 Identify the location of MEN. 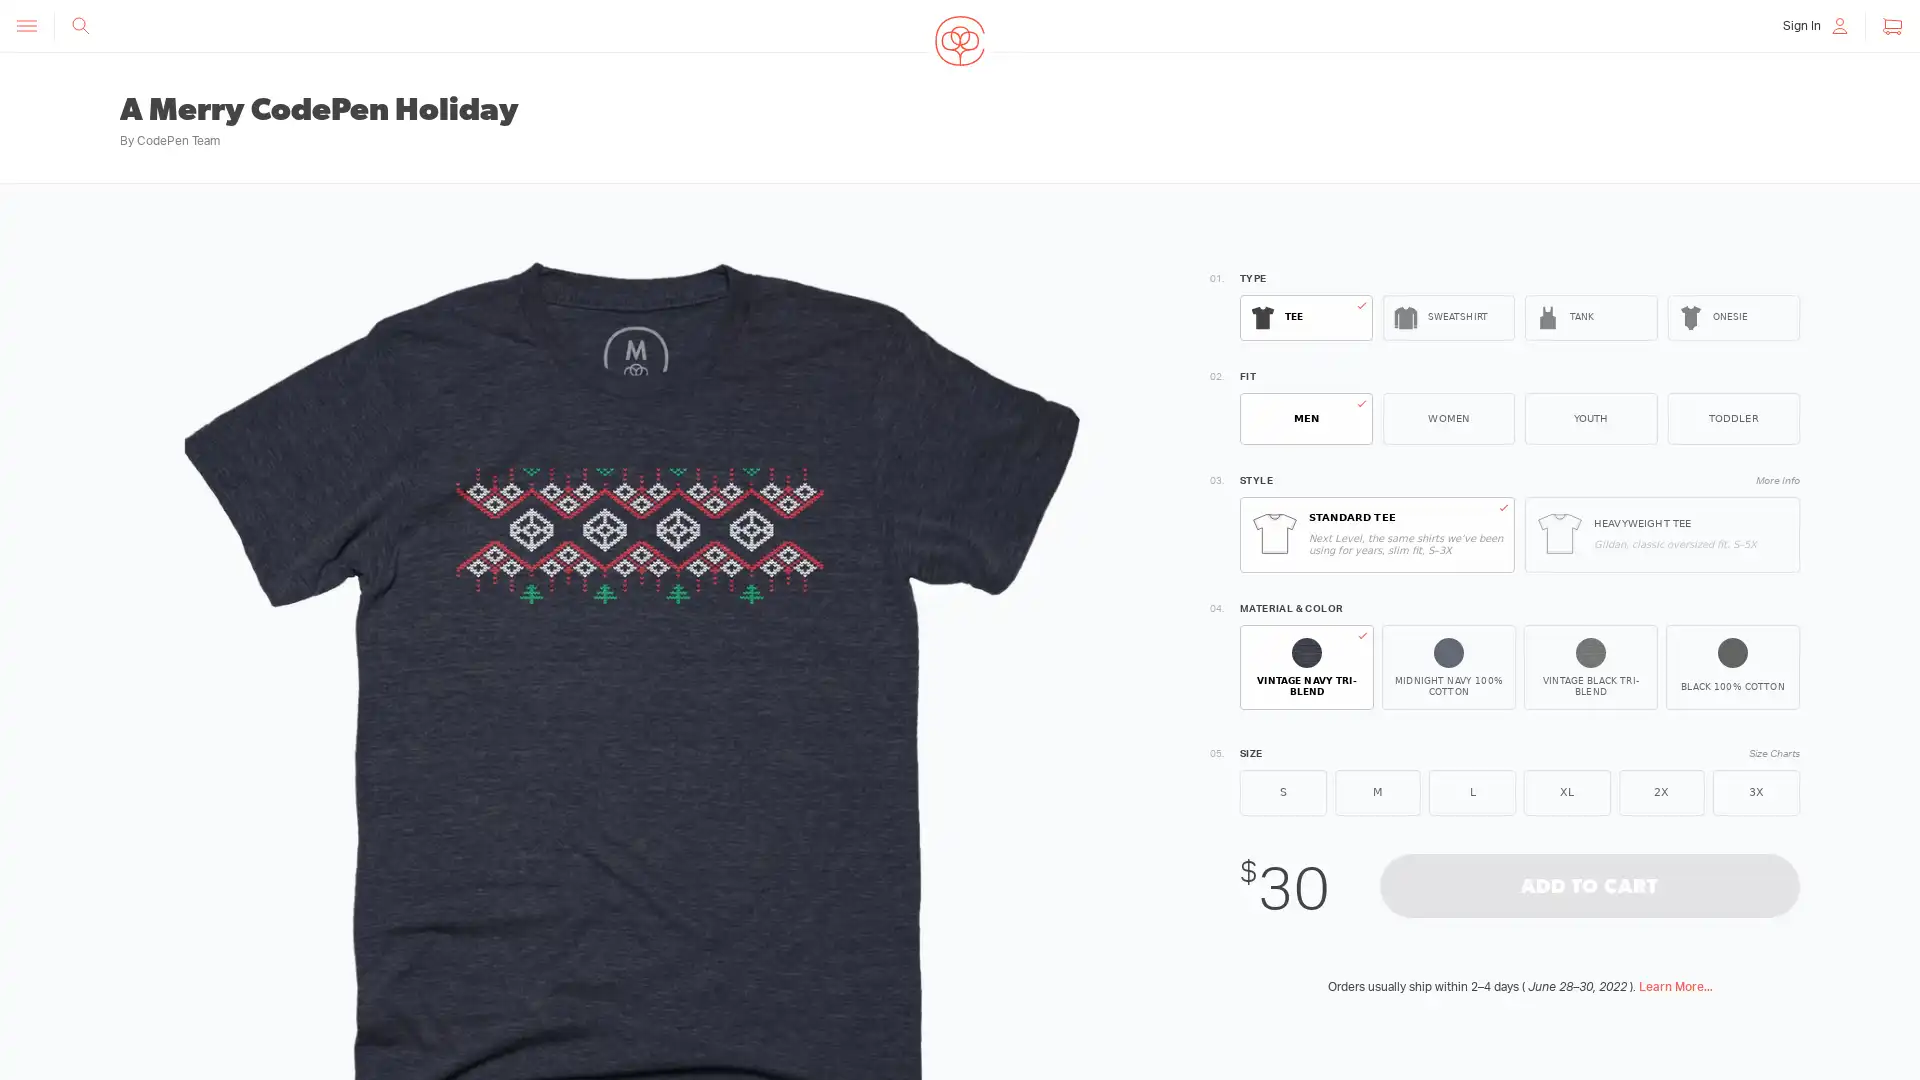
(1305, 418).